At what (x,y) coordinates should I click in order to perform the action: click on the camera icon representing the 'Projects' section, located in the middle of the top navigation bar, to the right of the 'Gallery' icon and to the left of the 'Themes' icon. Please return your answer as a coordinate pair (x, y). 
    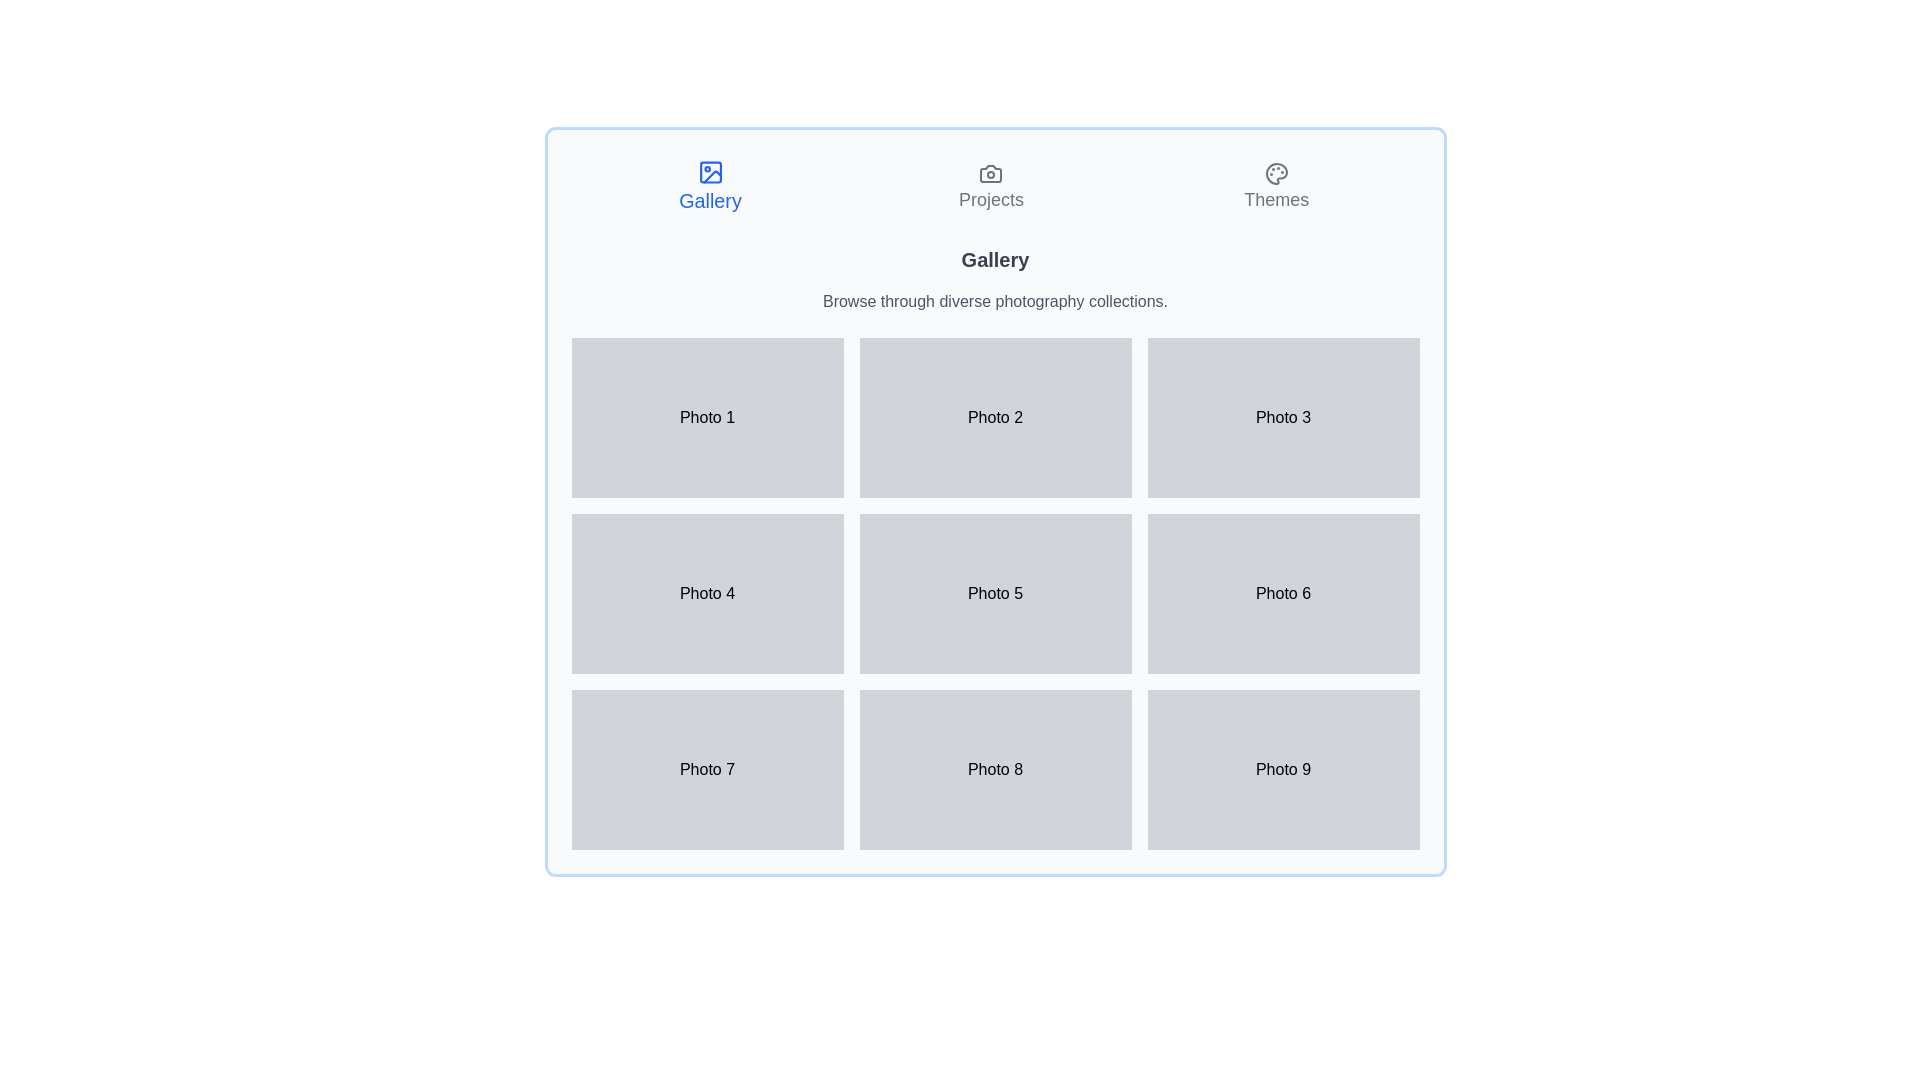
    Looking at the image, I should click on (991, 172).